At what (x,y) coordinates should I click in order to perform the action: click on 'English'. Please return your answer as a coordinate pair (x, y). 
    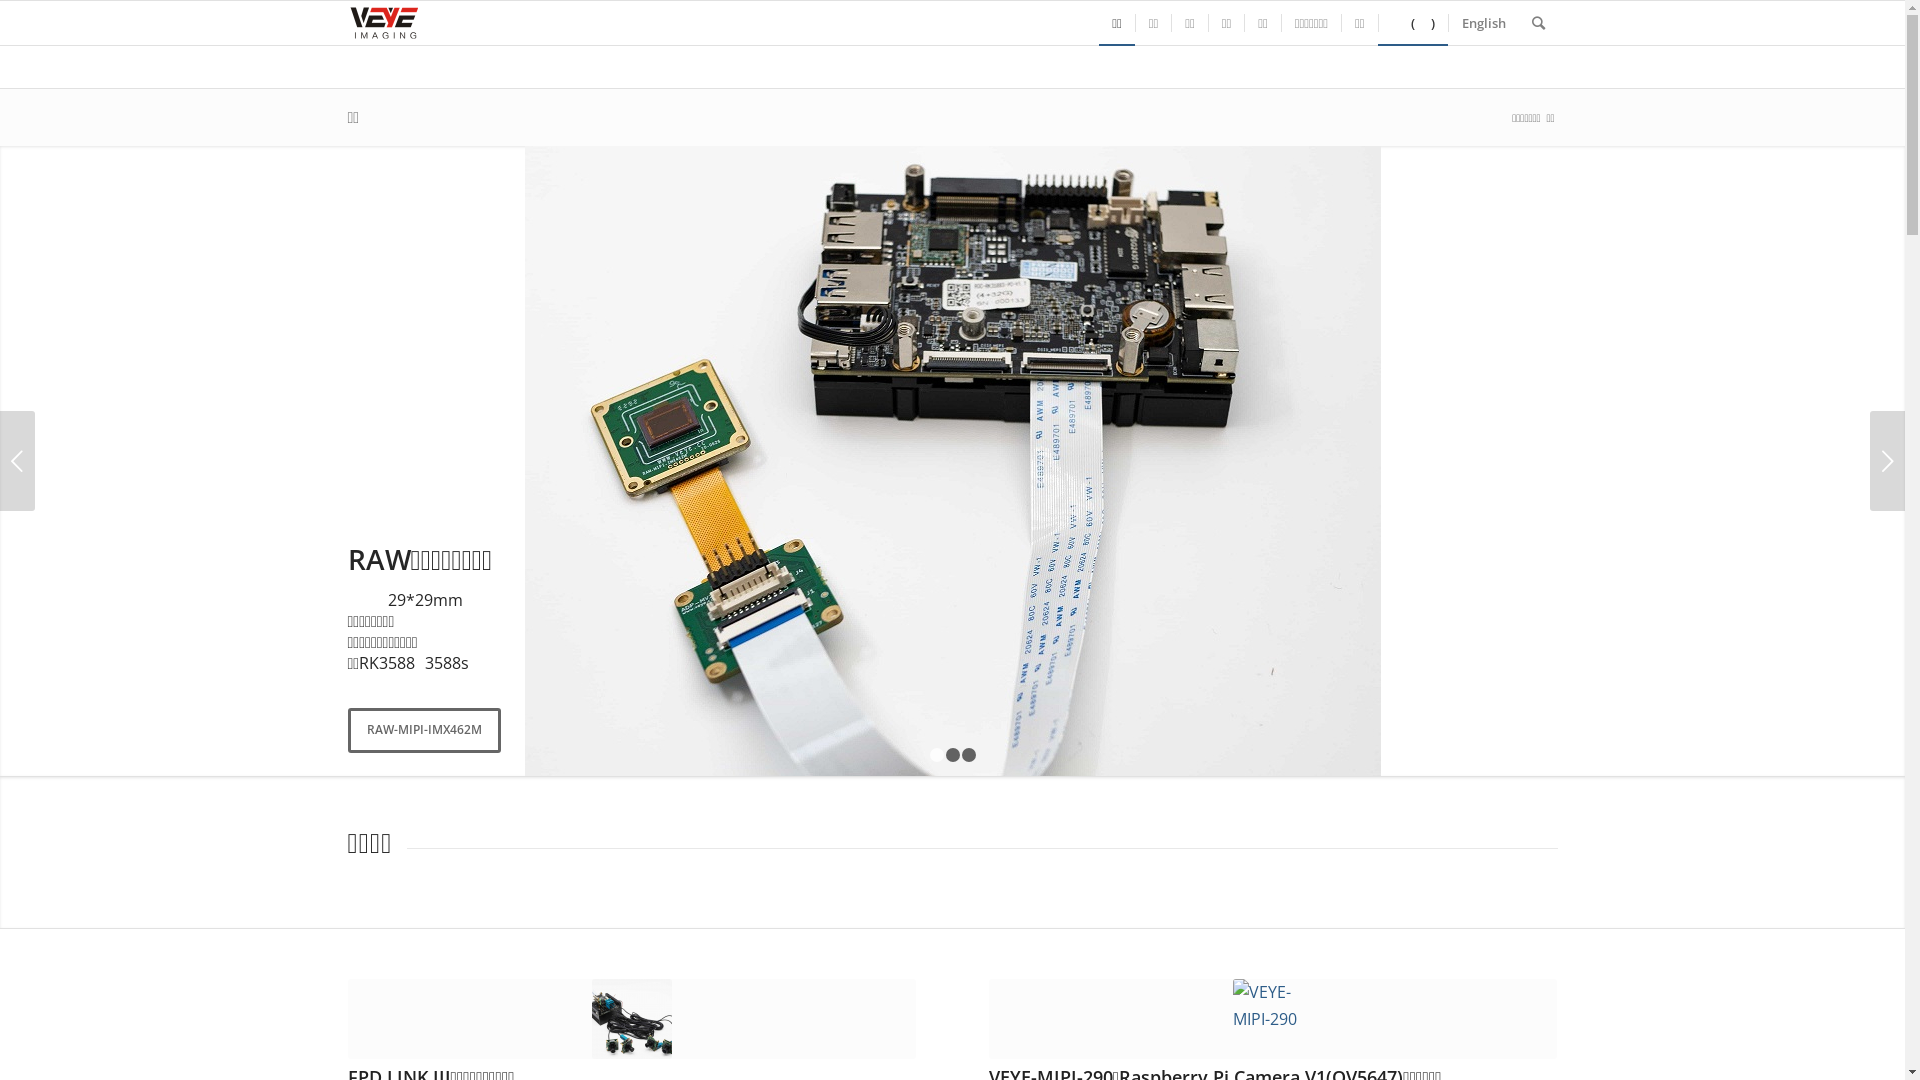
    Looking at the image, I should click on (1483, 23).